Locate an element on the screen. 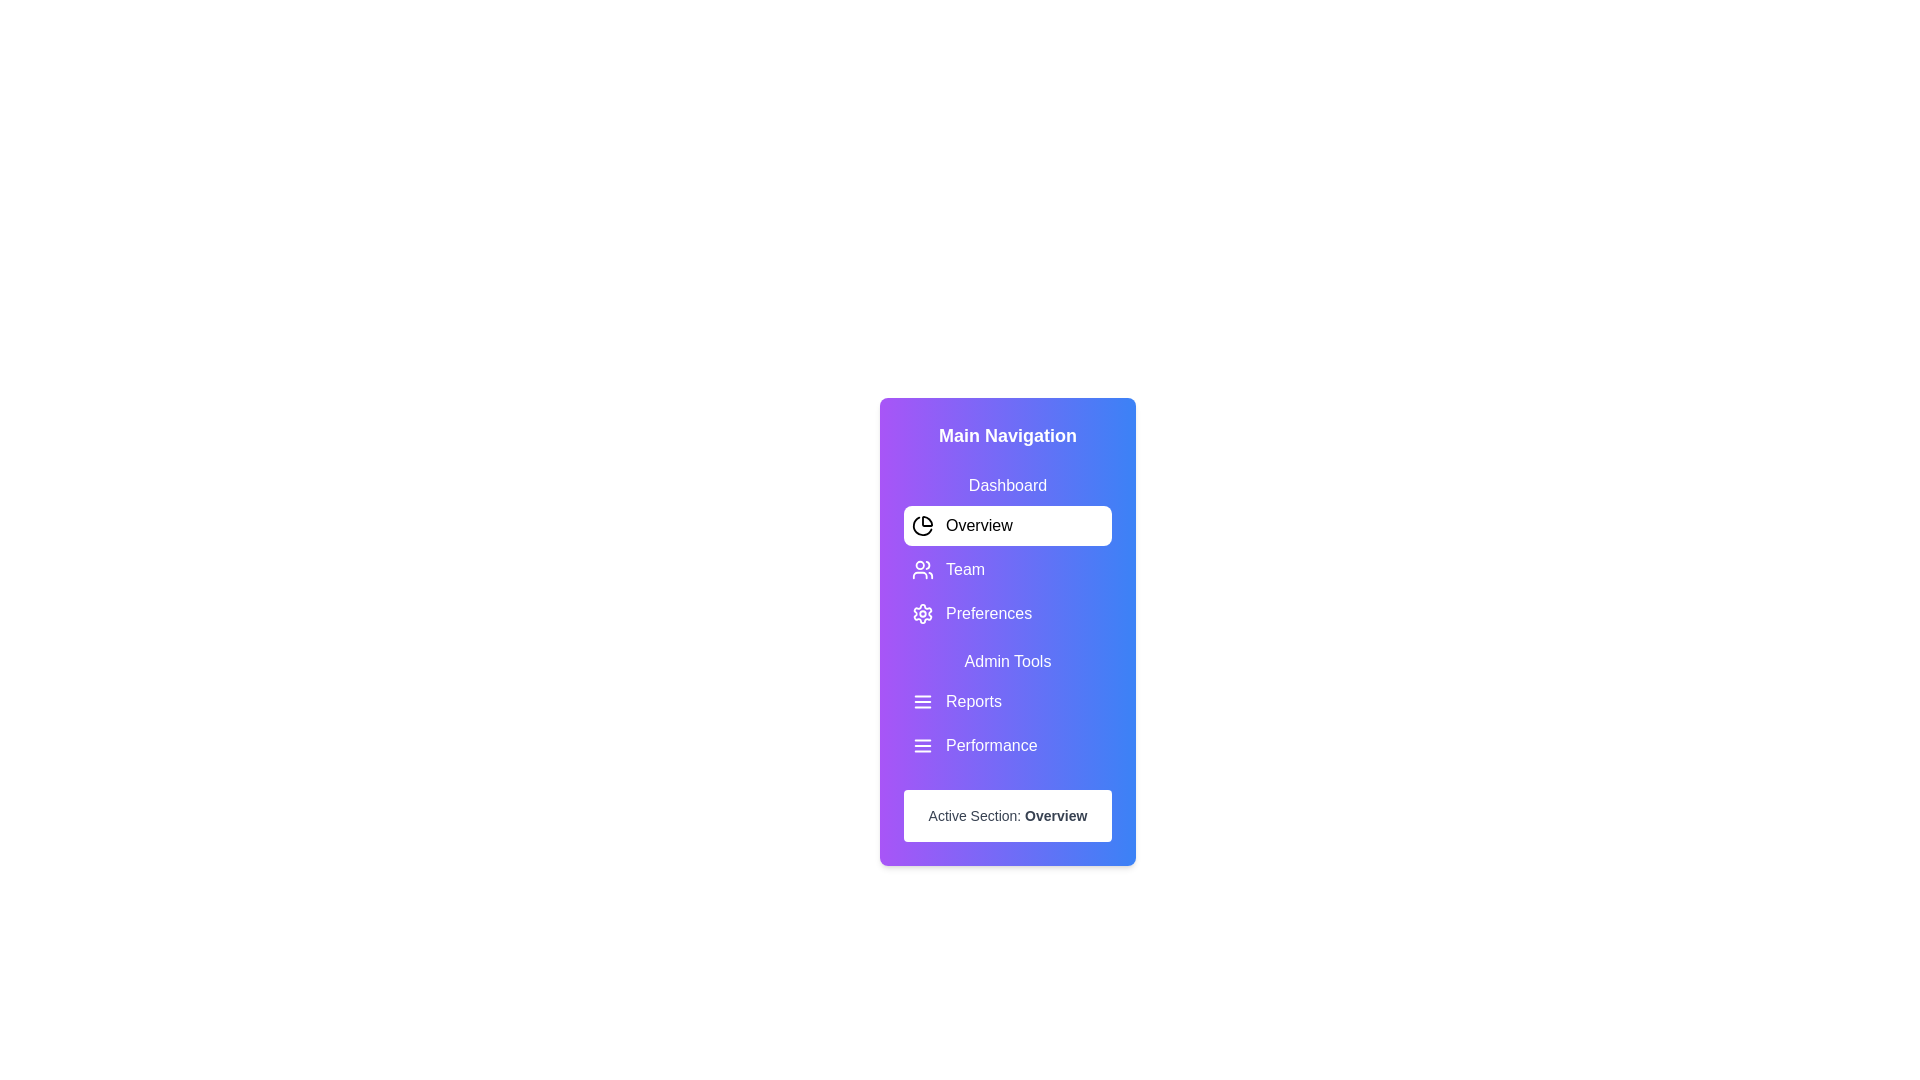  the menu option labeled Preferences is located at coordinates (1008, 612).